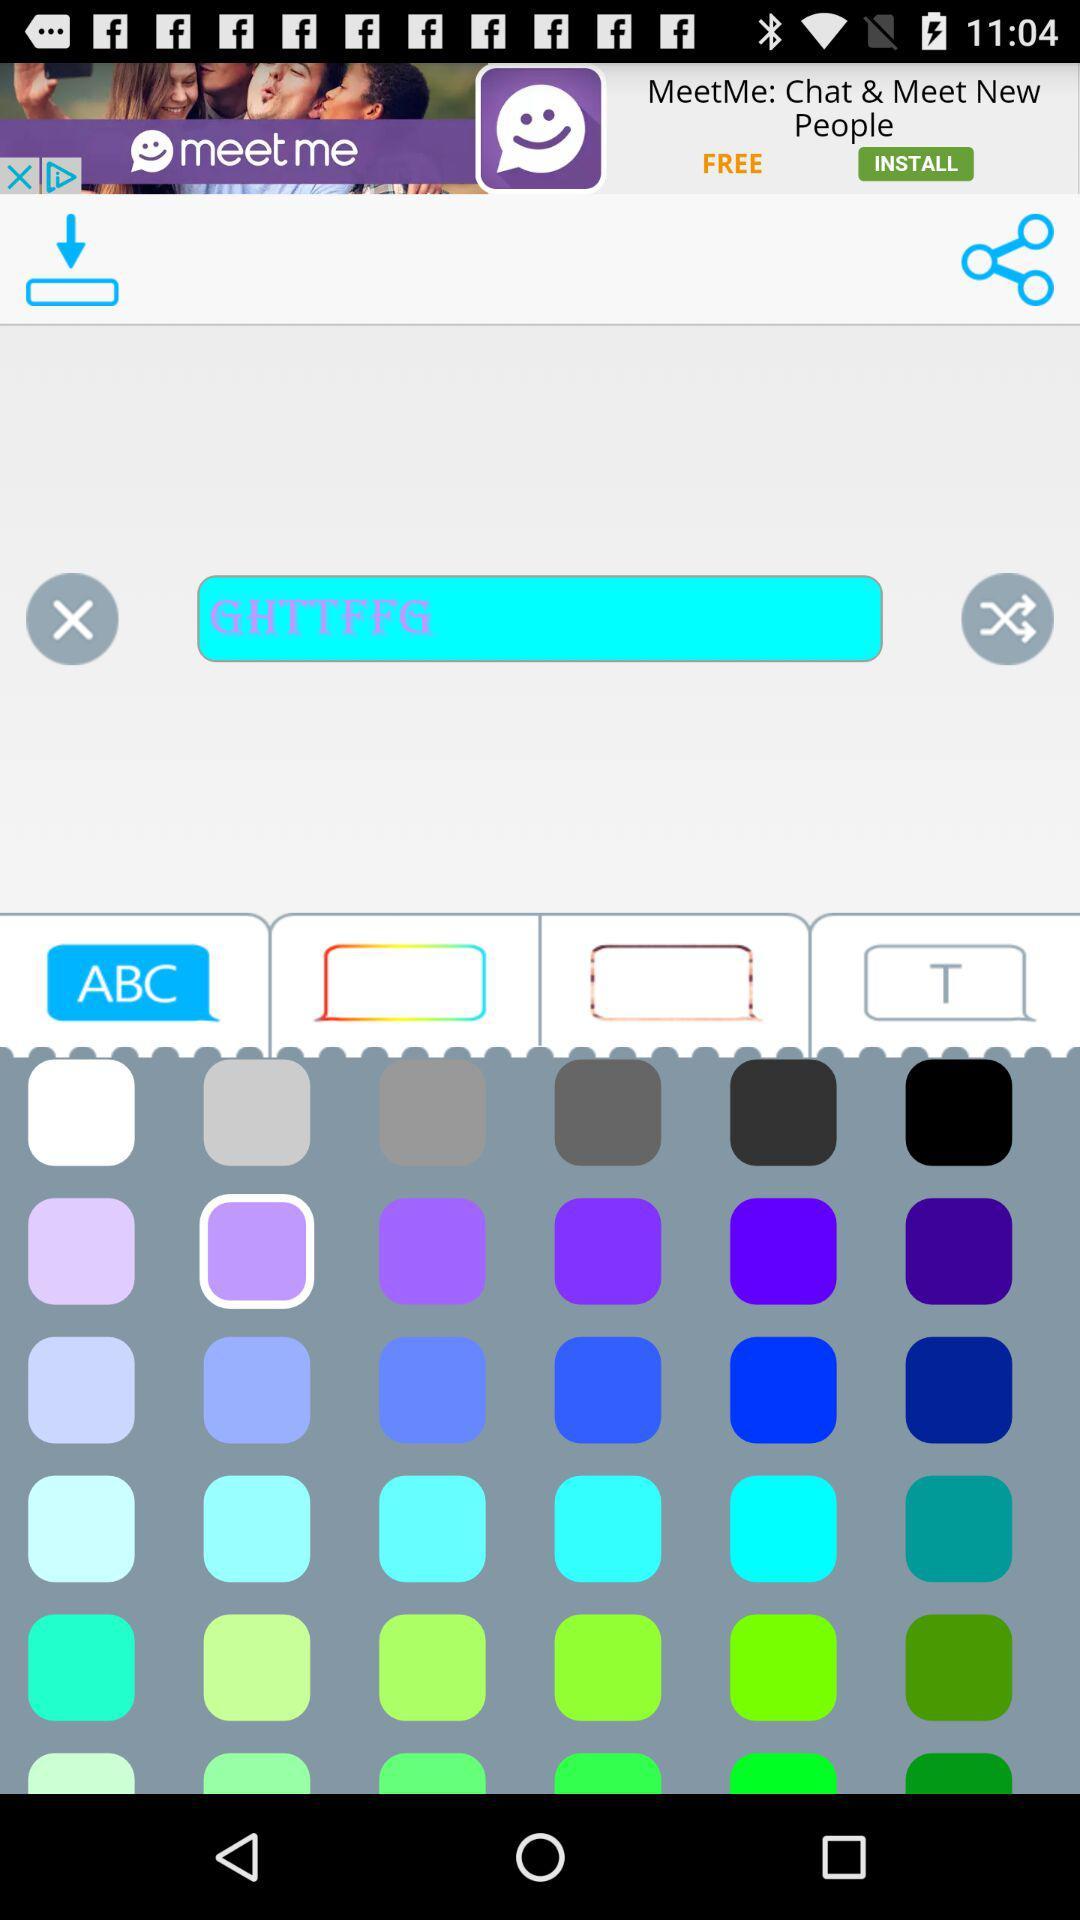 This screenshot has height=1920, width=1080. What do you see at coordinates (675, 985) in the screenshot?
I see `advertisement` at bounding box center [675, 985].